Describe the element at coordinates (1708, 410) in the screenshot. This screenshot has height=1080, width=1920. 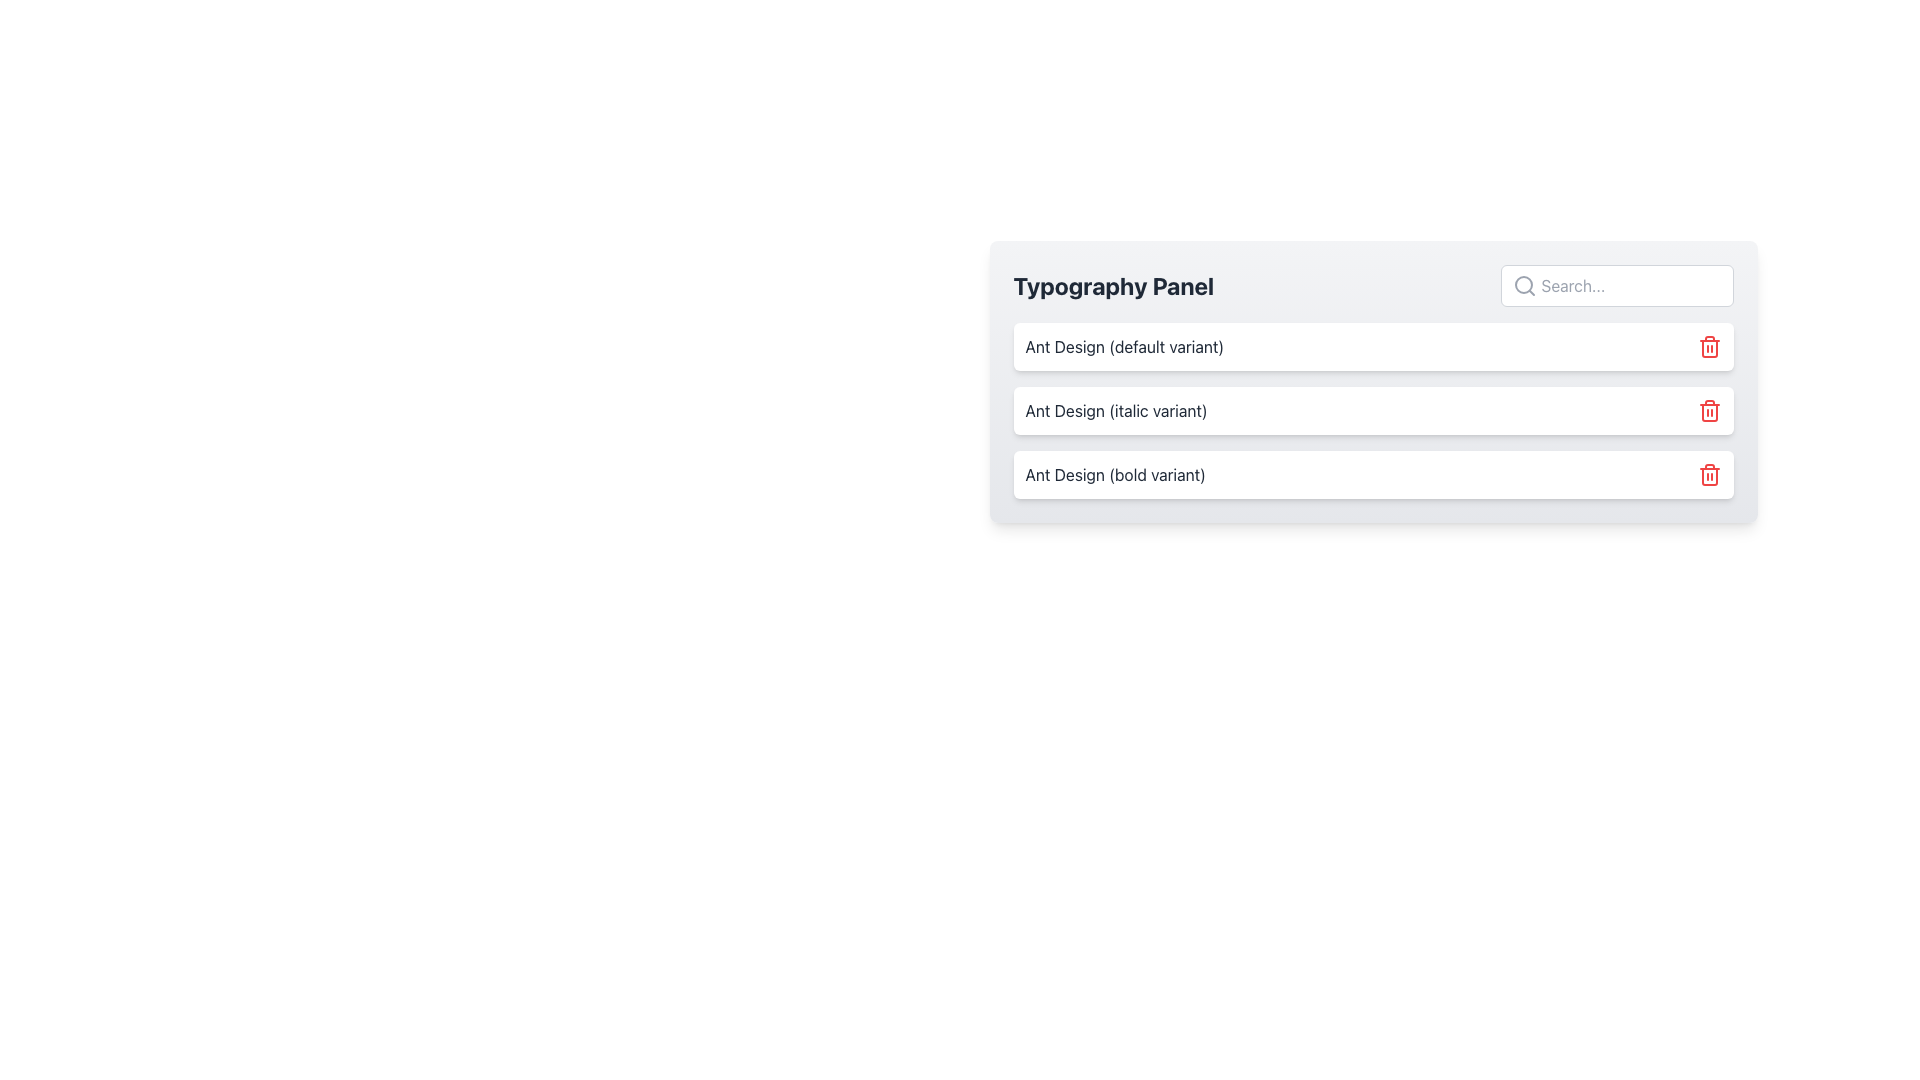
I see `the delete button, which is visually identifiable by its red color and positioned to the right of the 'Ant Design (italic variant)' text in the Typography Panel` at that location.